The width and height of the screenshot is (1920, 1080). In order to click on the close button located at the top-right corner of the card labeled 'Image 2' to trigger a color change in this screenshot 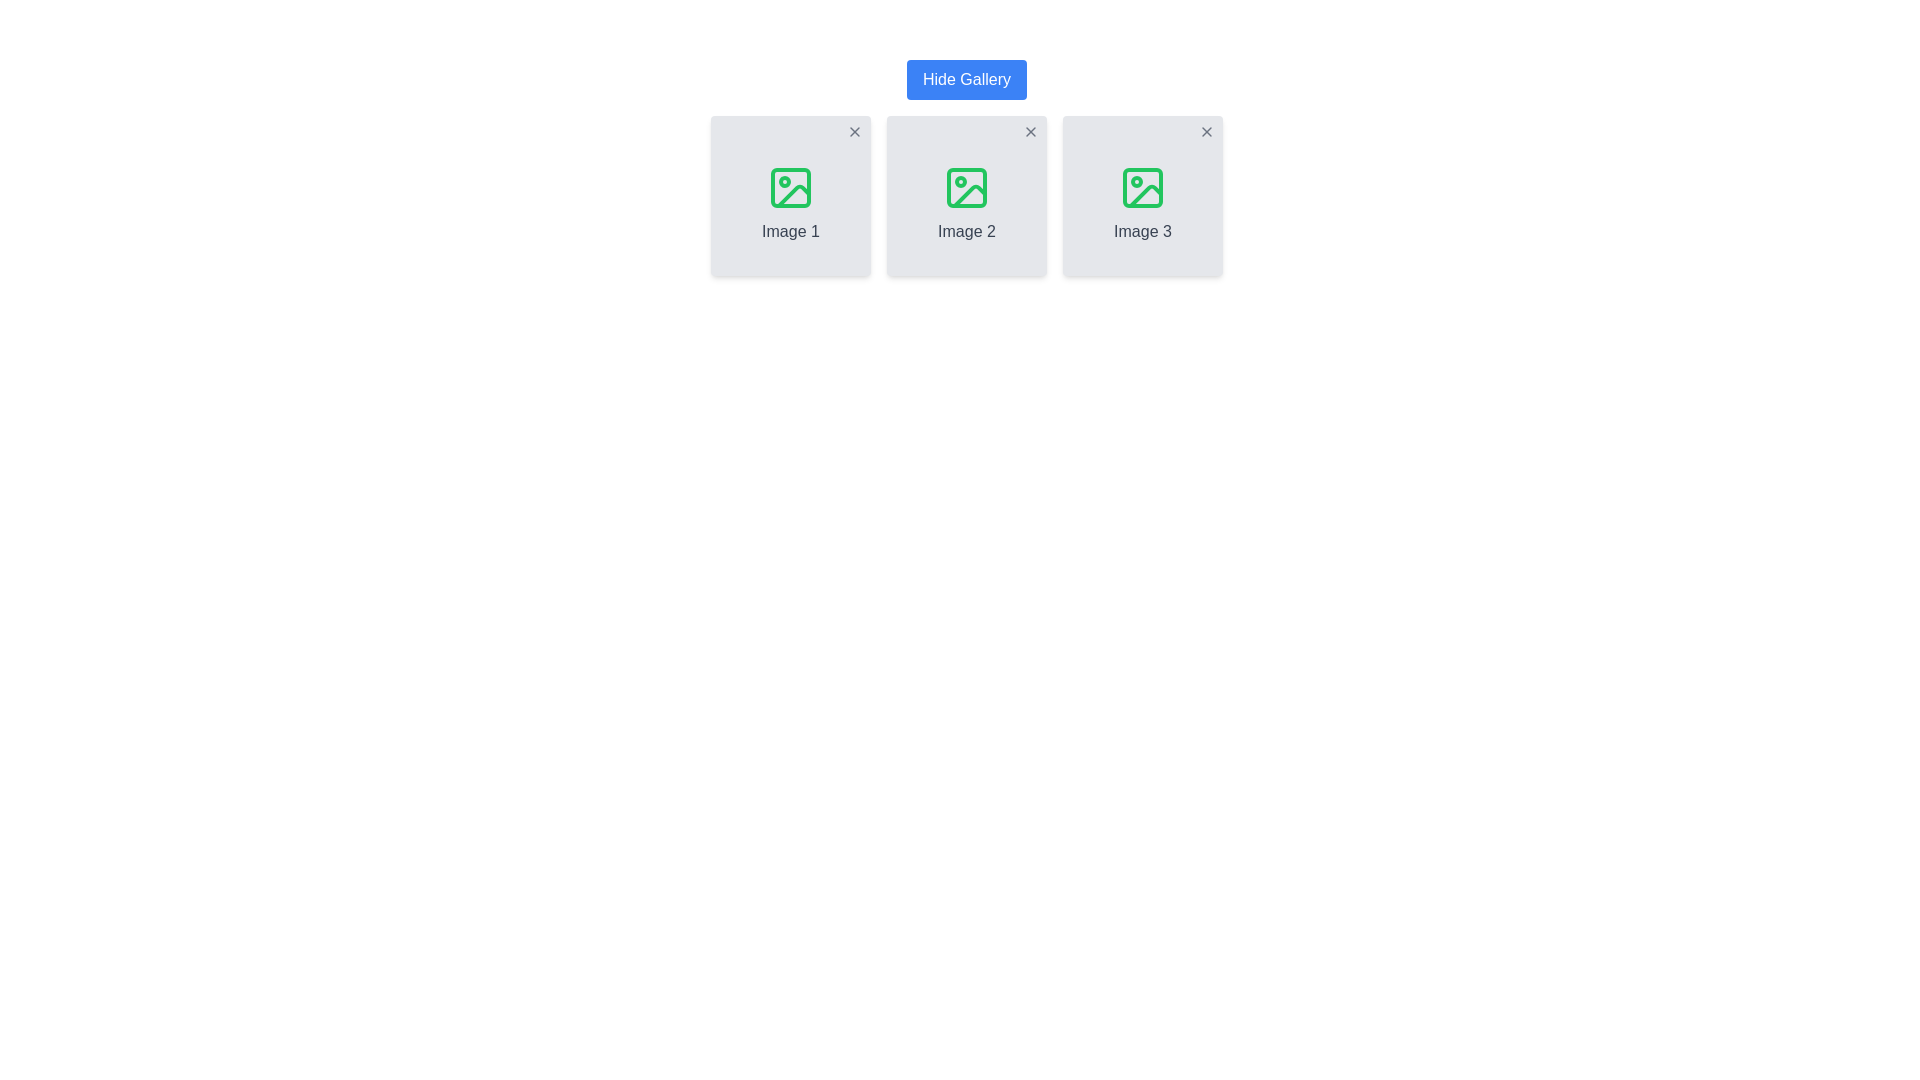, I will do `click(1031, 131)`.